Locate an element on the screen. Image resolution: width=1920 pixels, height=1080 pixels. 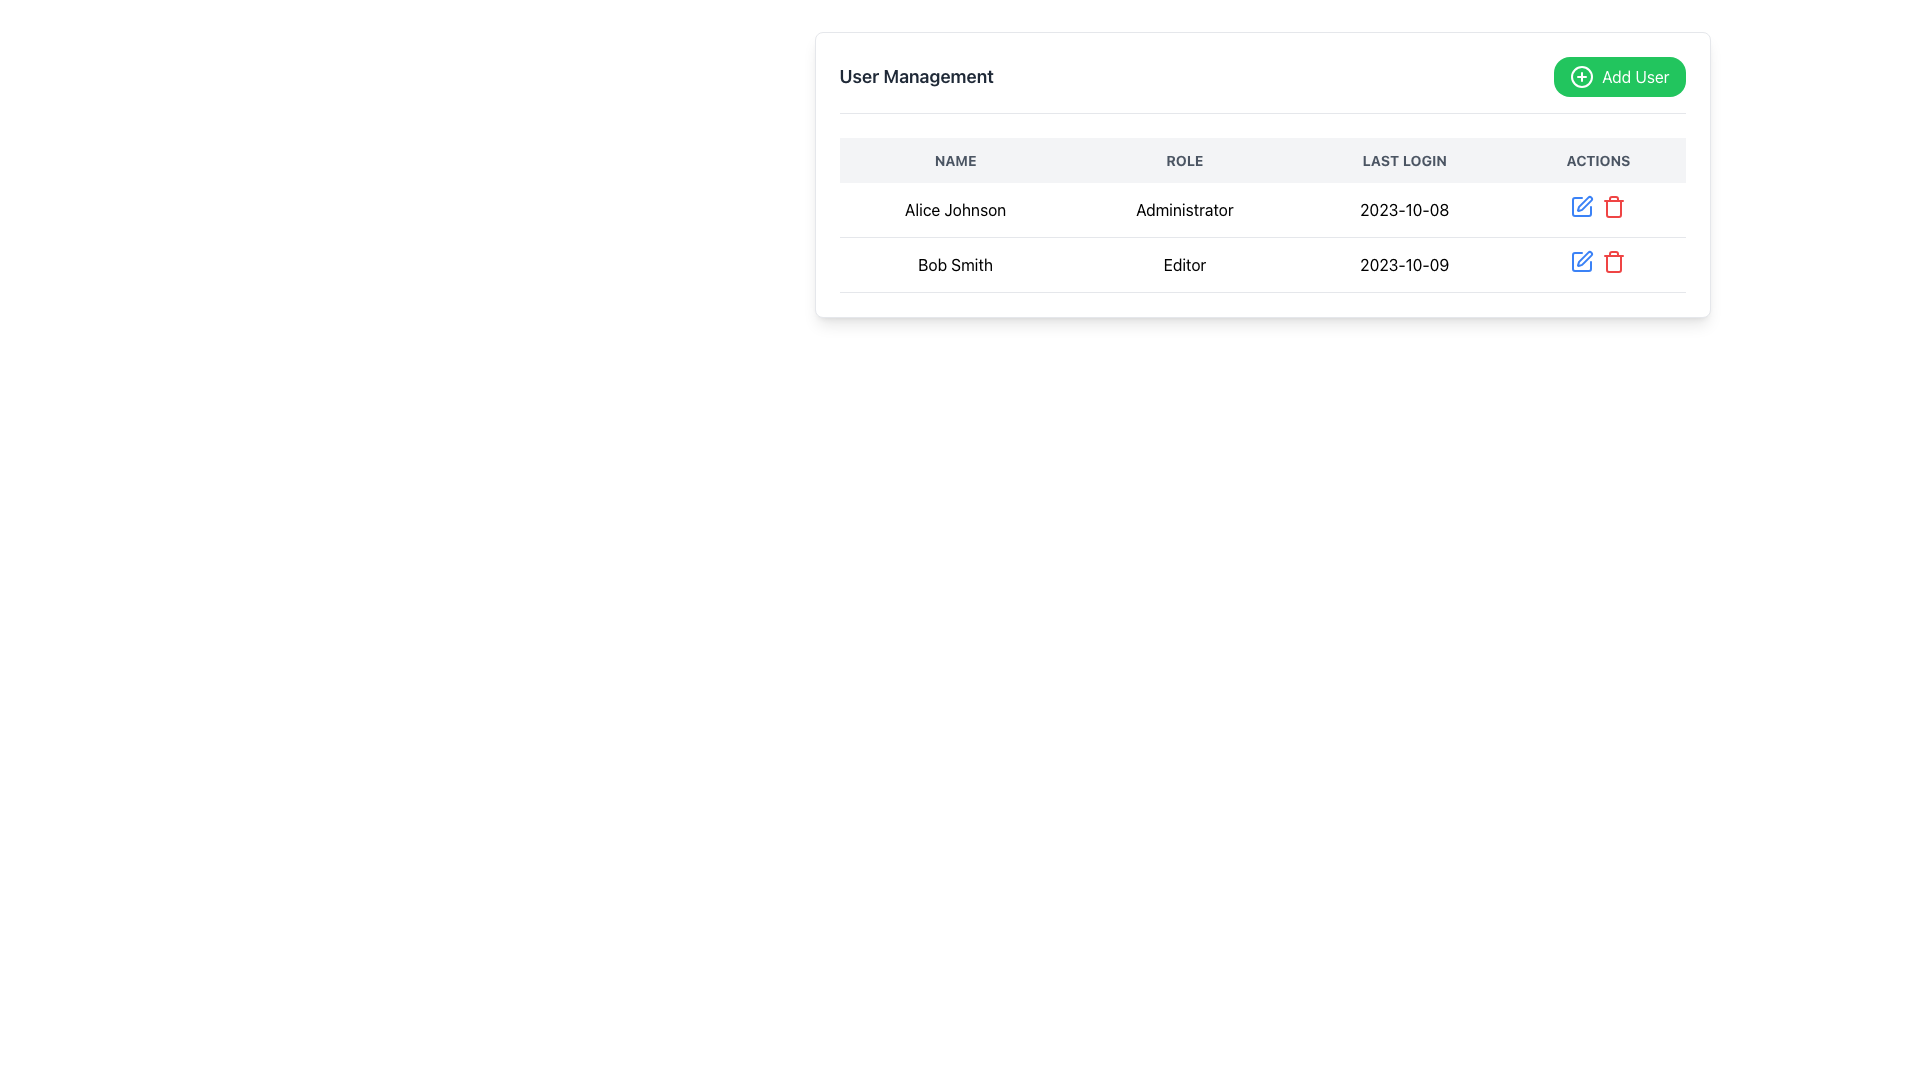
the text displaying the last login date for user 'Bob Smith' located in the second row under the 'Last Login' column is located at coordinates (1403, 264).